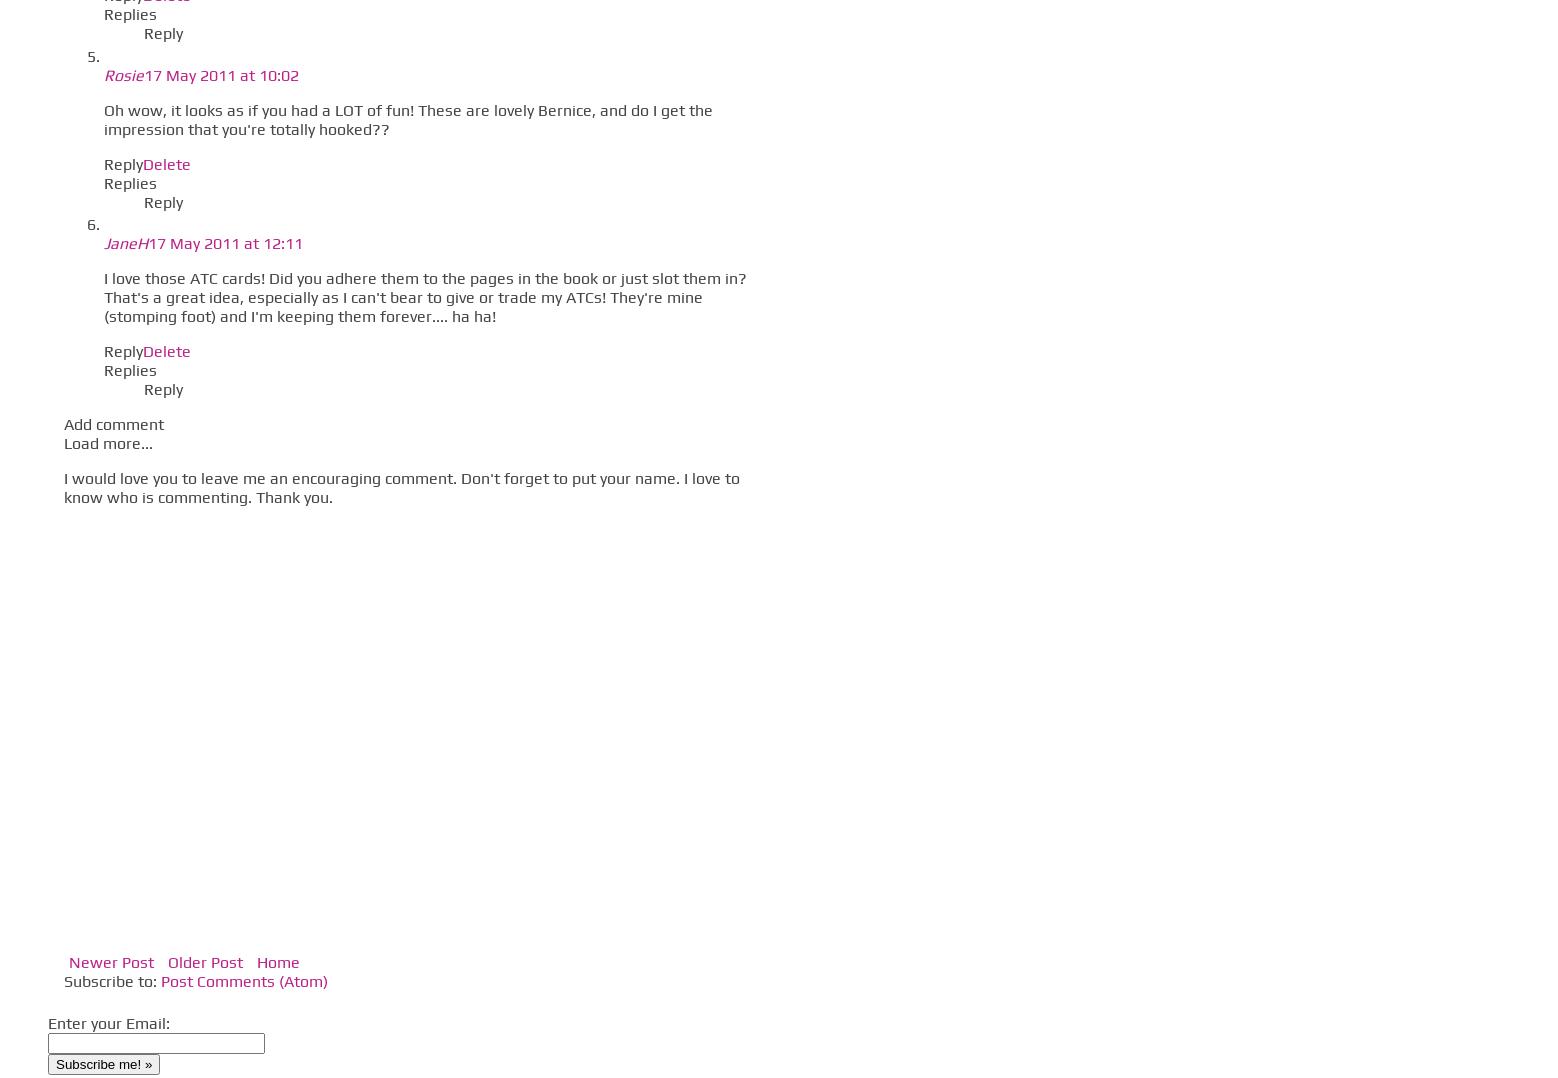 This screenshot has height=1078, width=1558. What do you see at coordinates (113, 422) in the screenshot?
I see `'Add comment'` at bounding box center [113, 422].